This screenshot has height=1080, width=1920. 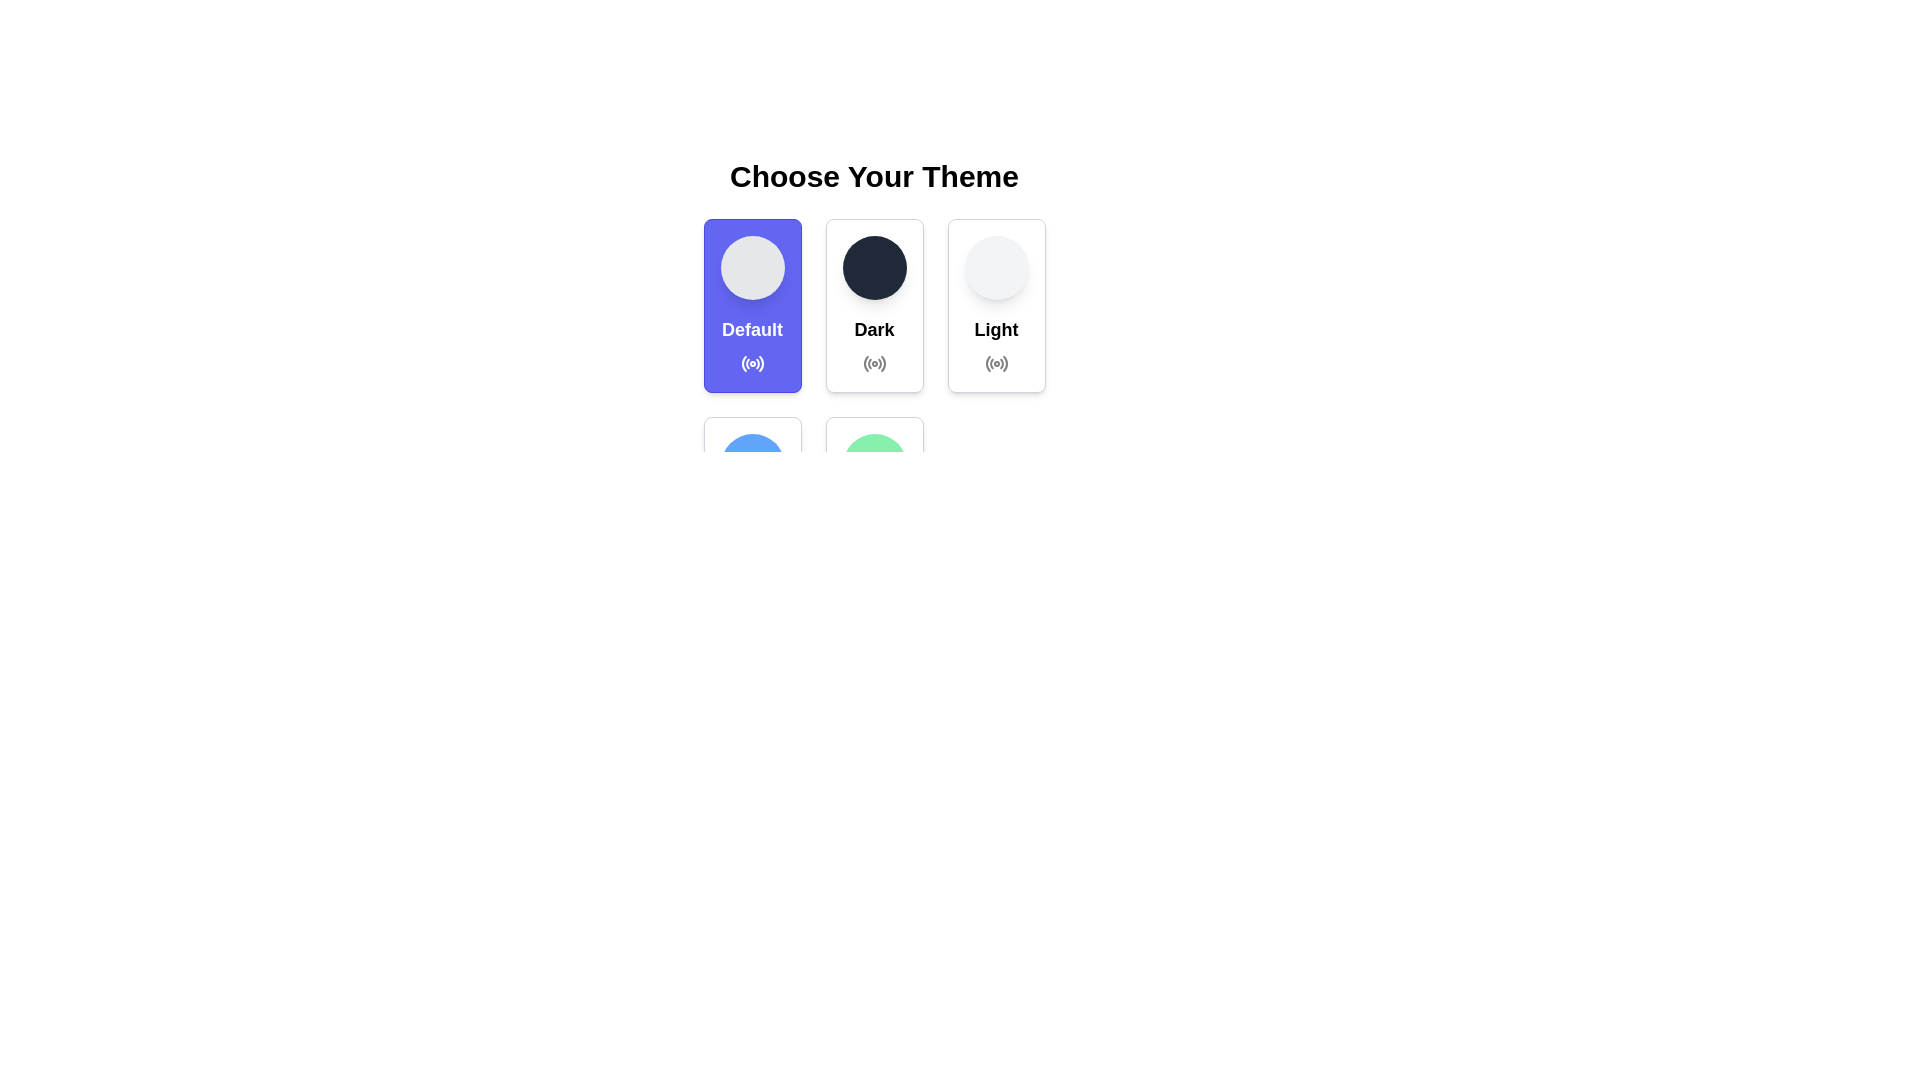 I want to click on the 'Blue' theme selectable card, which is the leftmost item in the second row of the grid layout, so click(x=751, y=503).